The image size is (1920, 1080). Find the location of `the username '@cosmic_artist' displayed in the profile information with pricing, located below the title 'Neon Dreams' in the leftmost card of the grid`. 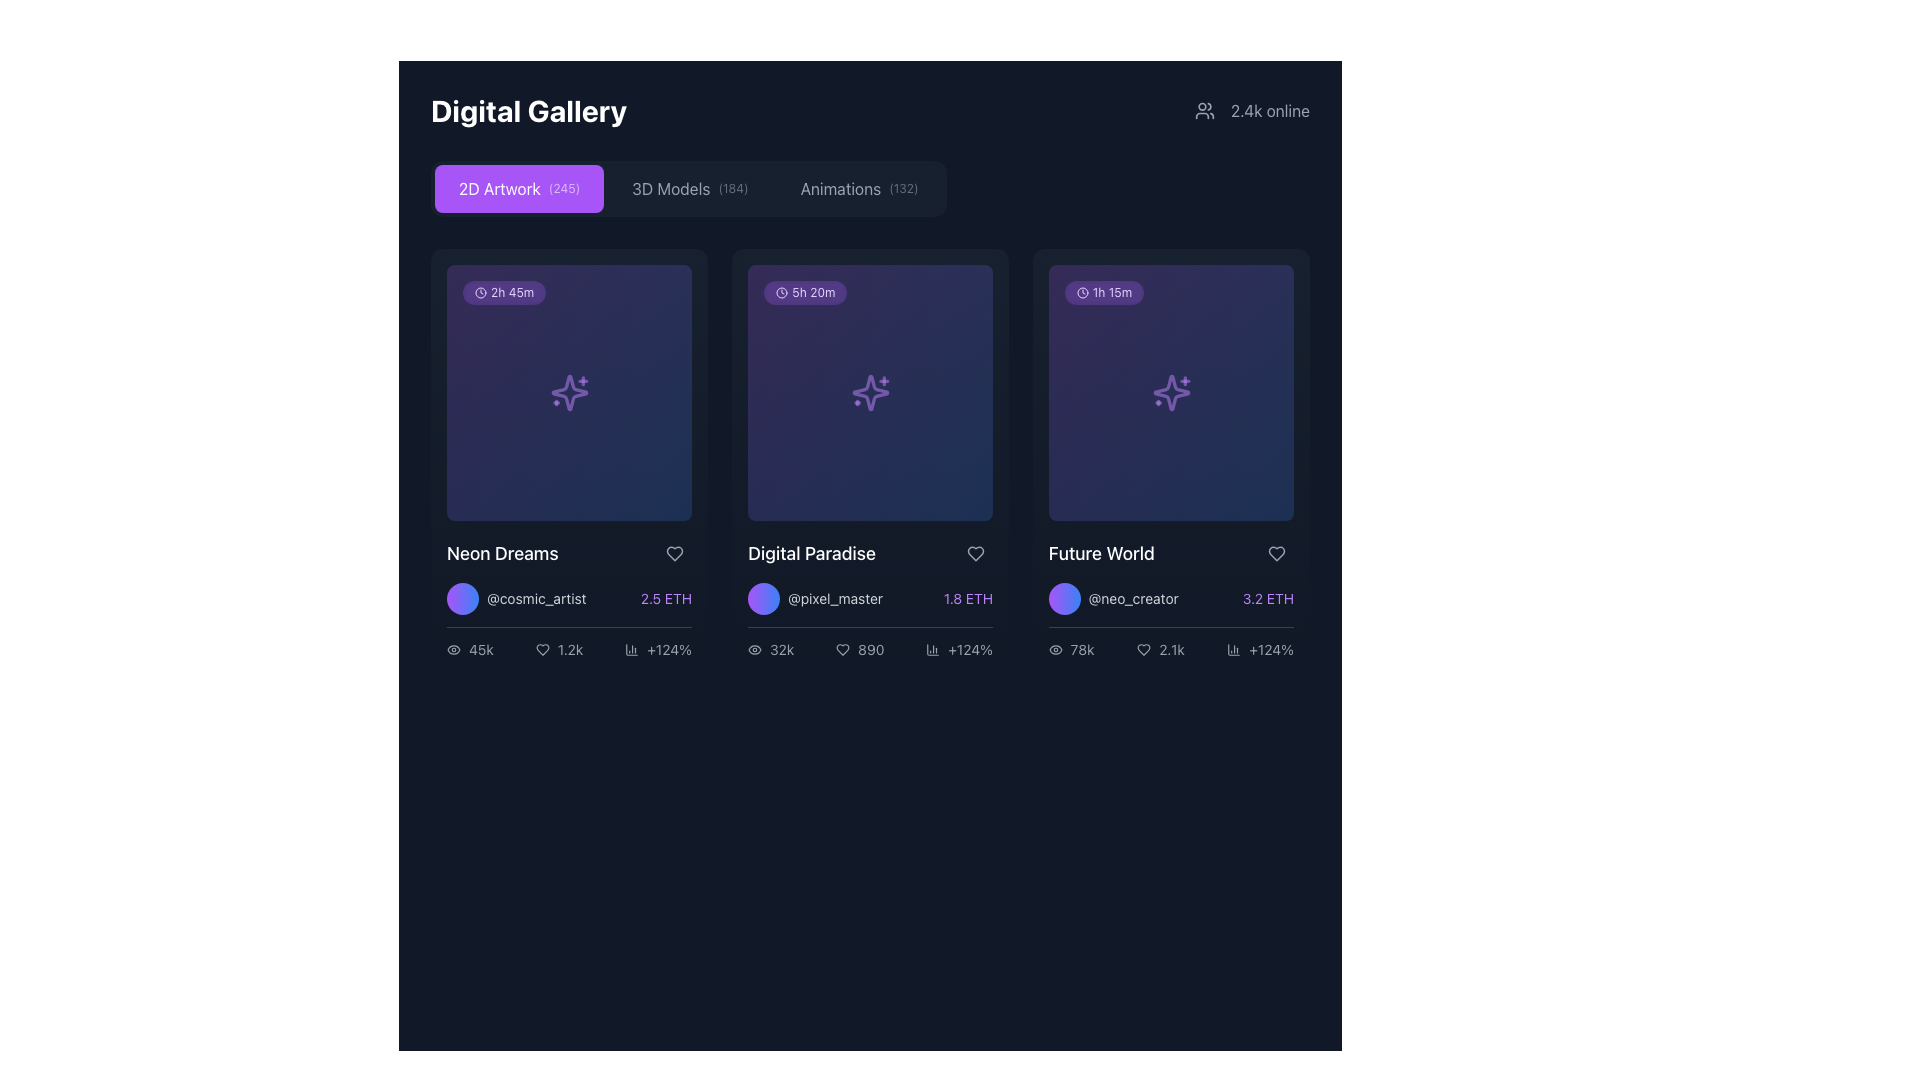

the username '@cosmic_artist' displayed in the profile information with pricing, located below the title 'Neon Dreams' in the leftmost card of the grid is located at coordinates (568, 597).